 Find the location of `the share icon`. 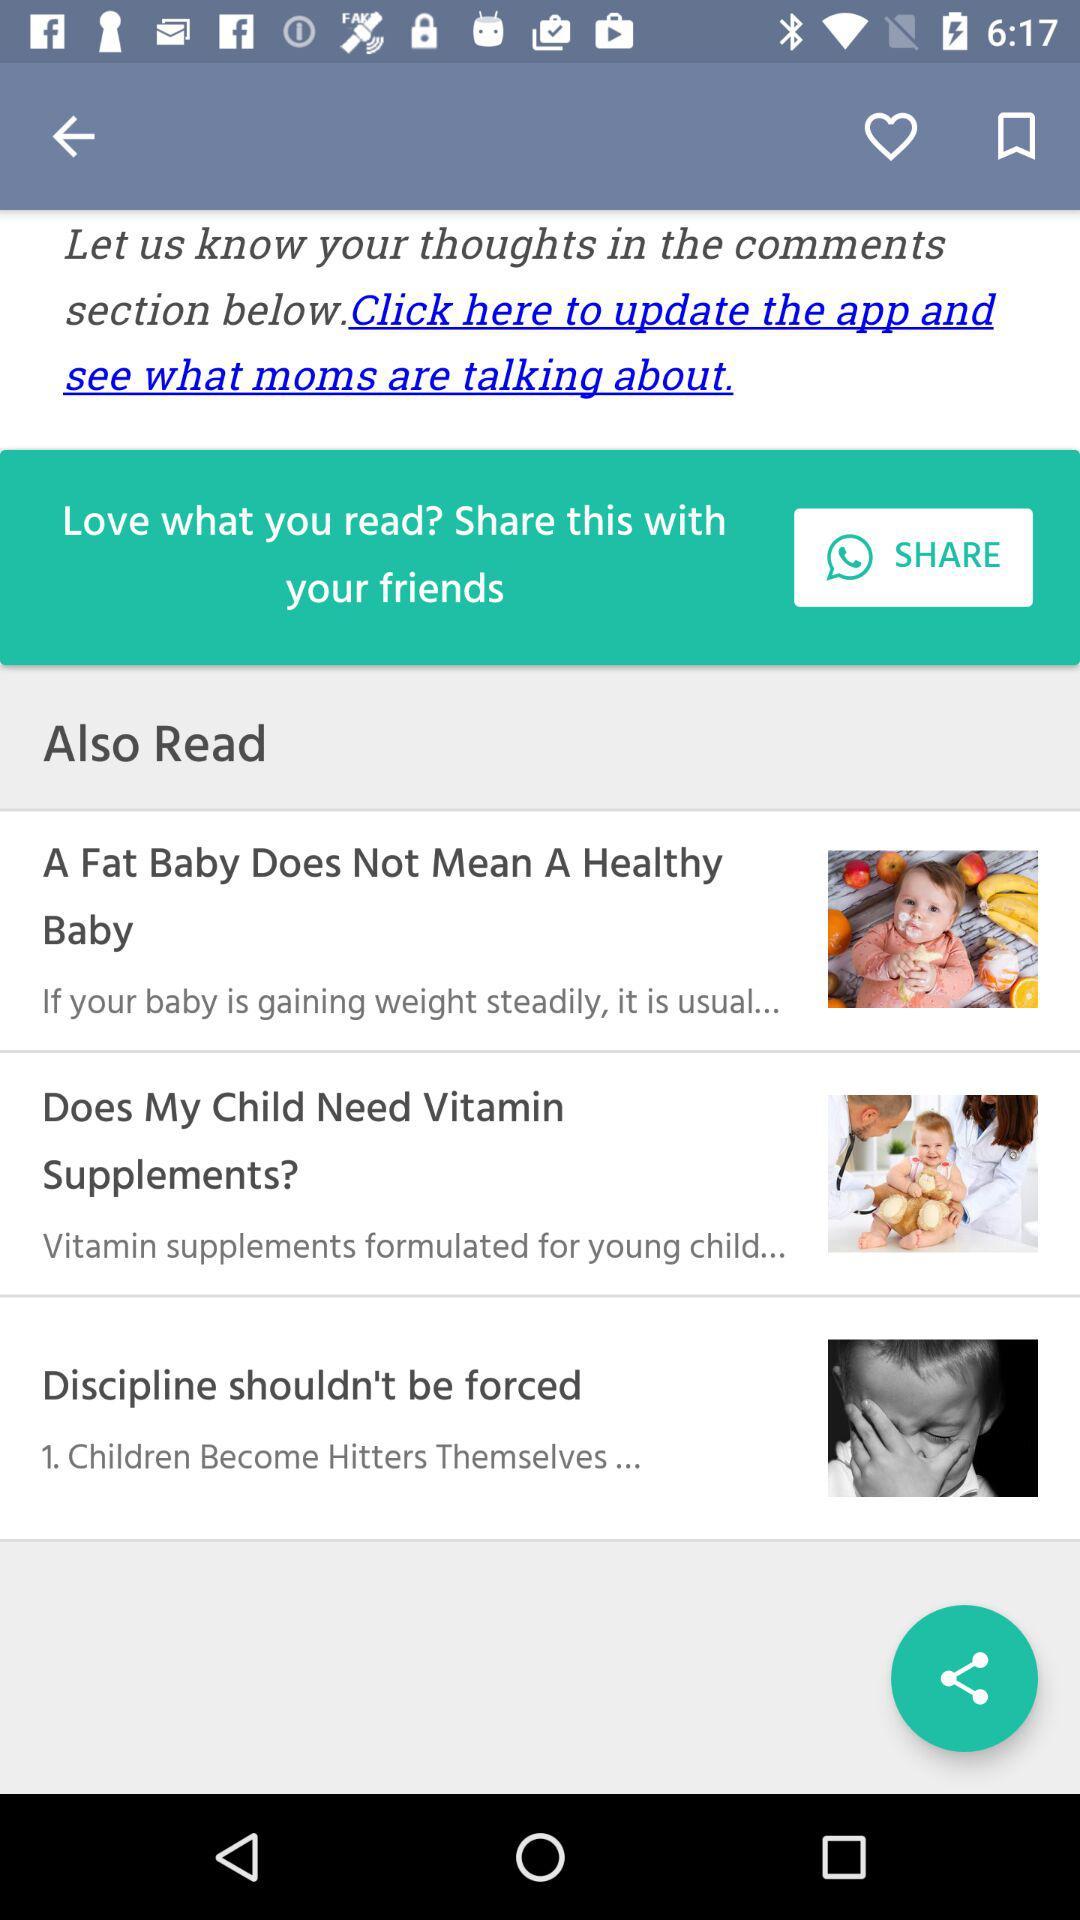

the share icon is located at coordinates (963, 1678).